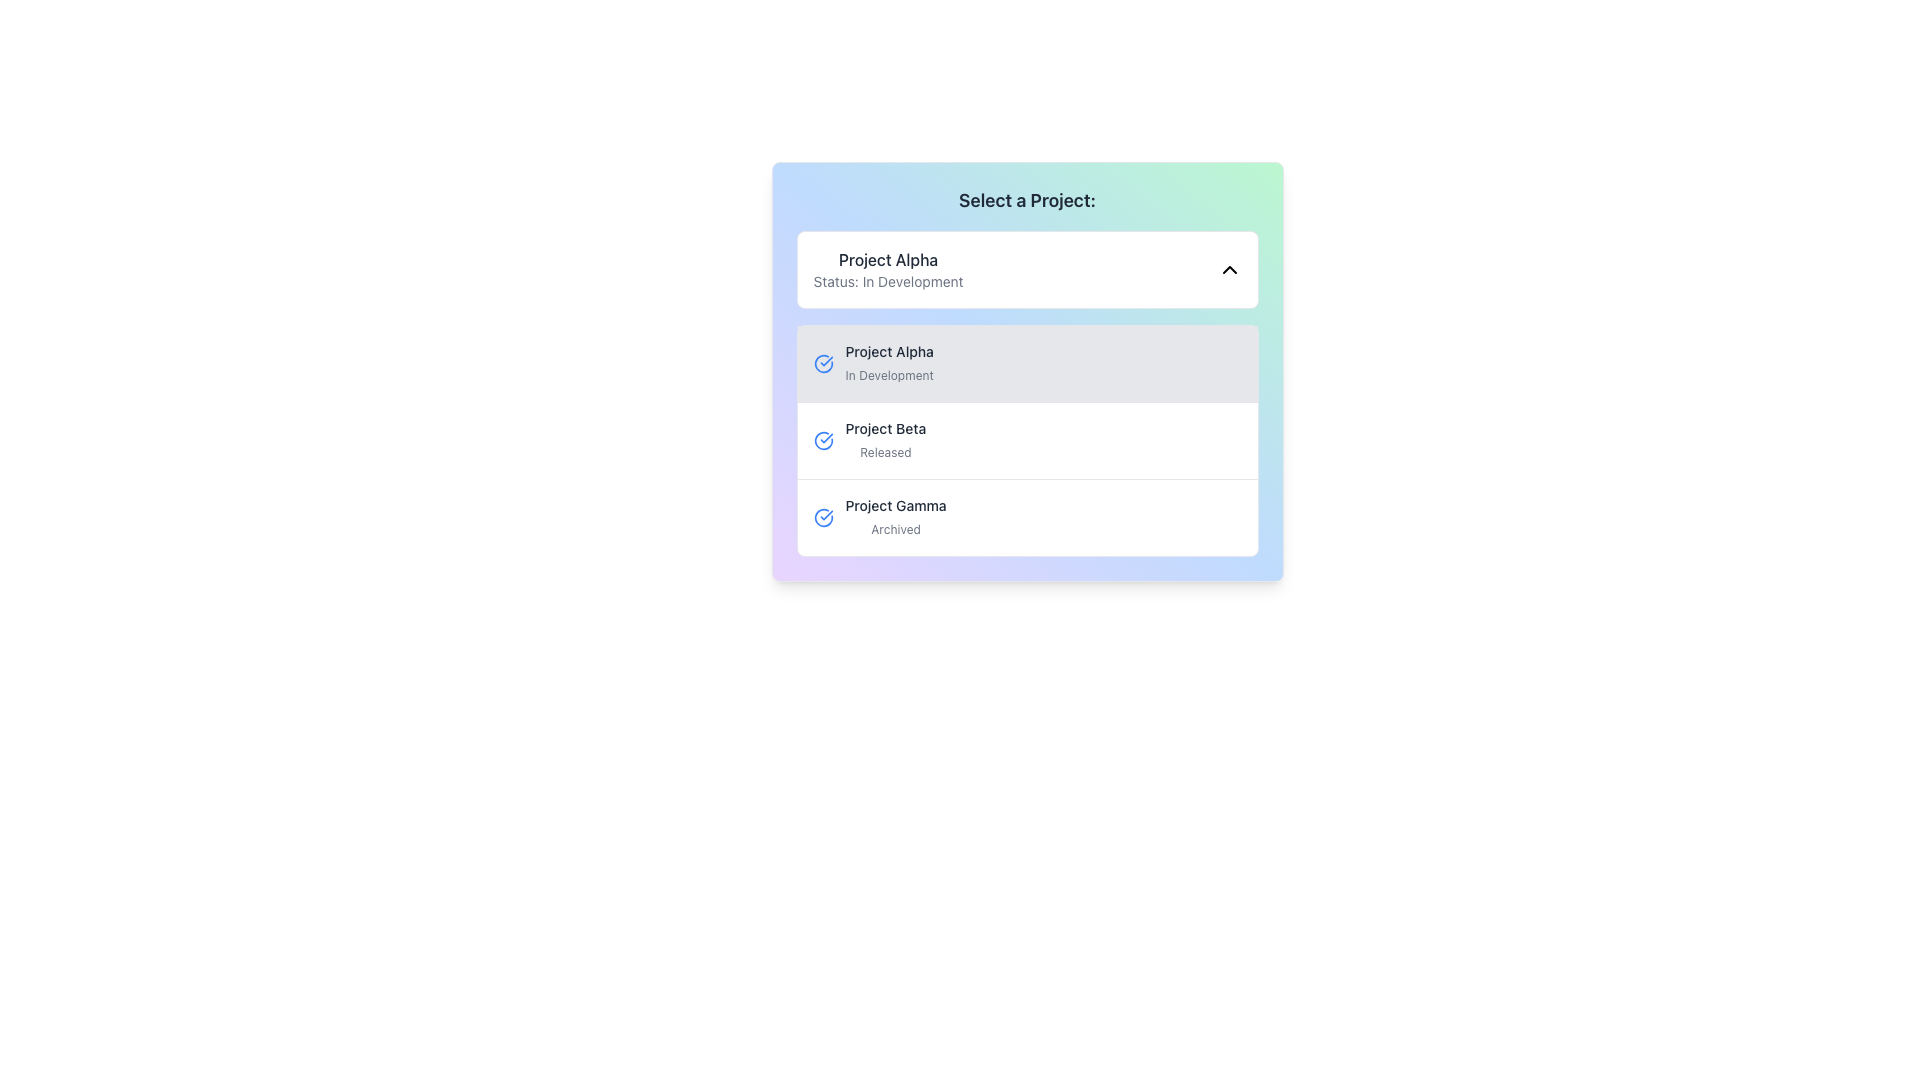 The image size is (1920, 1080). What do you see at coordinates (823, 363) in the screenshot?
I see `the SVG graphical element within the icon that indicates the status of 'Project Alpha', located in the first item of the project list` at bounding box center [823, 363].